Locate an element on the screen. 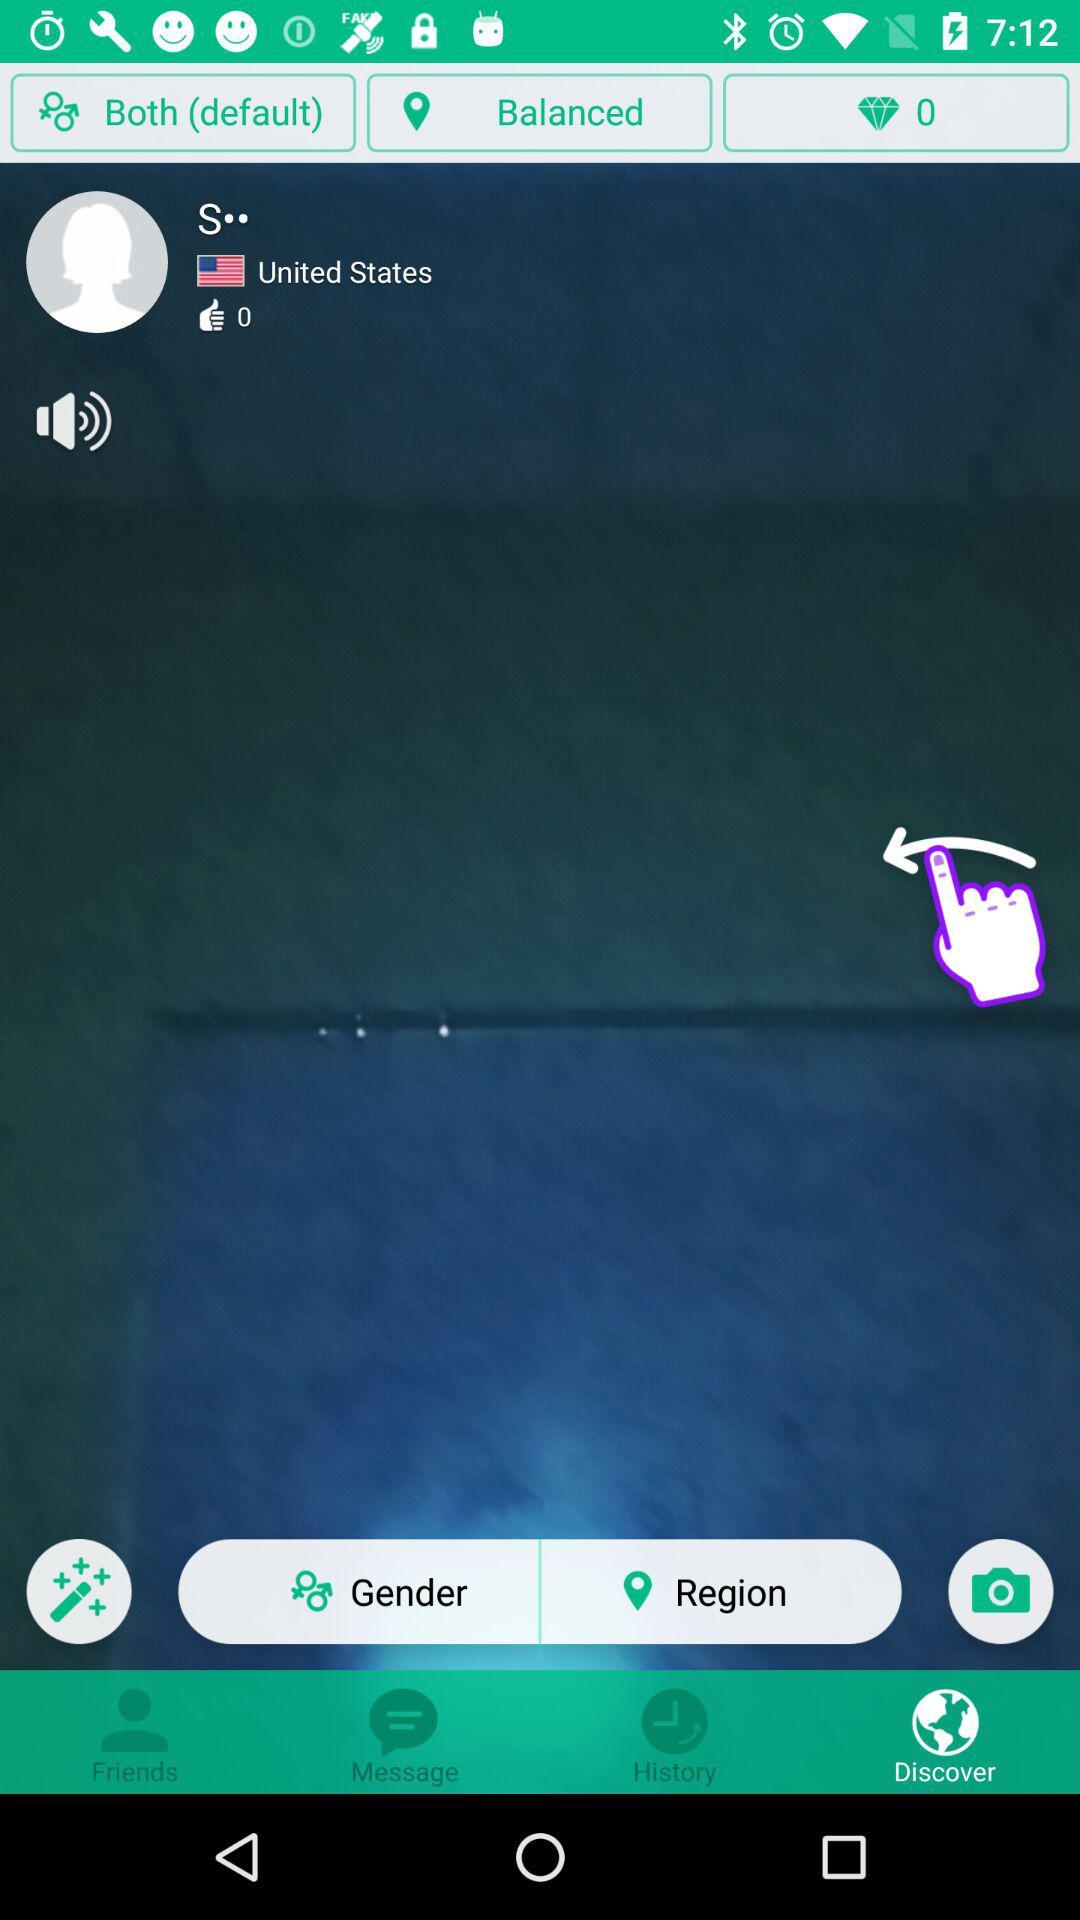  the volume icon is located at coordinates (71, 420).